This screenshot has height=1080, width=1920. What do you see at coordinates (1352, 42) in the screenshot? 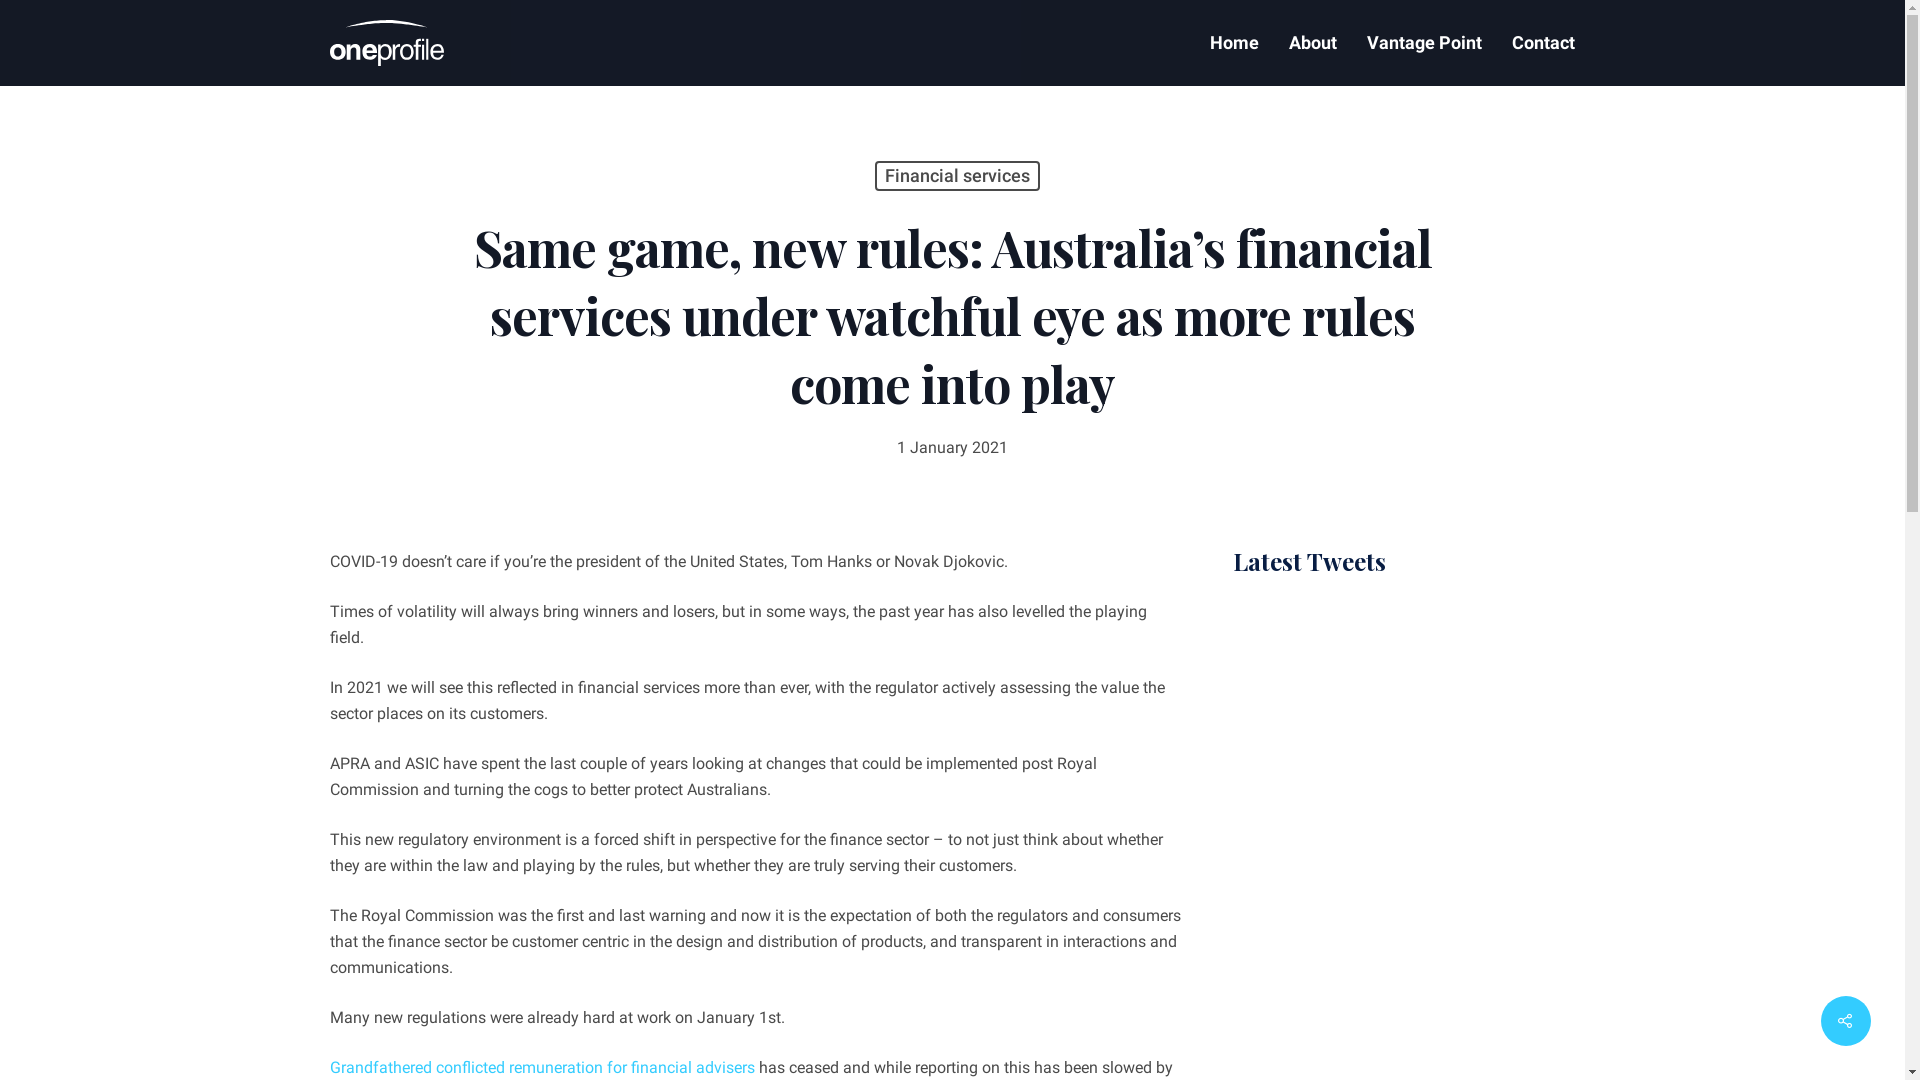
I see `'Vantage Point'` at bounding box center [1352, 42].